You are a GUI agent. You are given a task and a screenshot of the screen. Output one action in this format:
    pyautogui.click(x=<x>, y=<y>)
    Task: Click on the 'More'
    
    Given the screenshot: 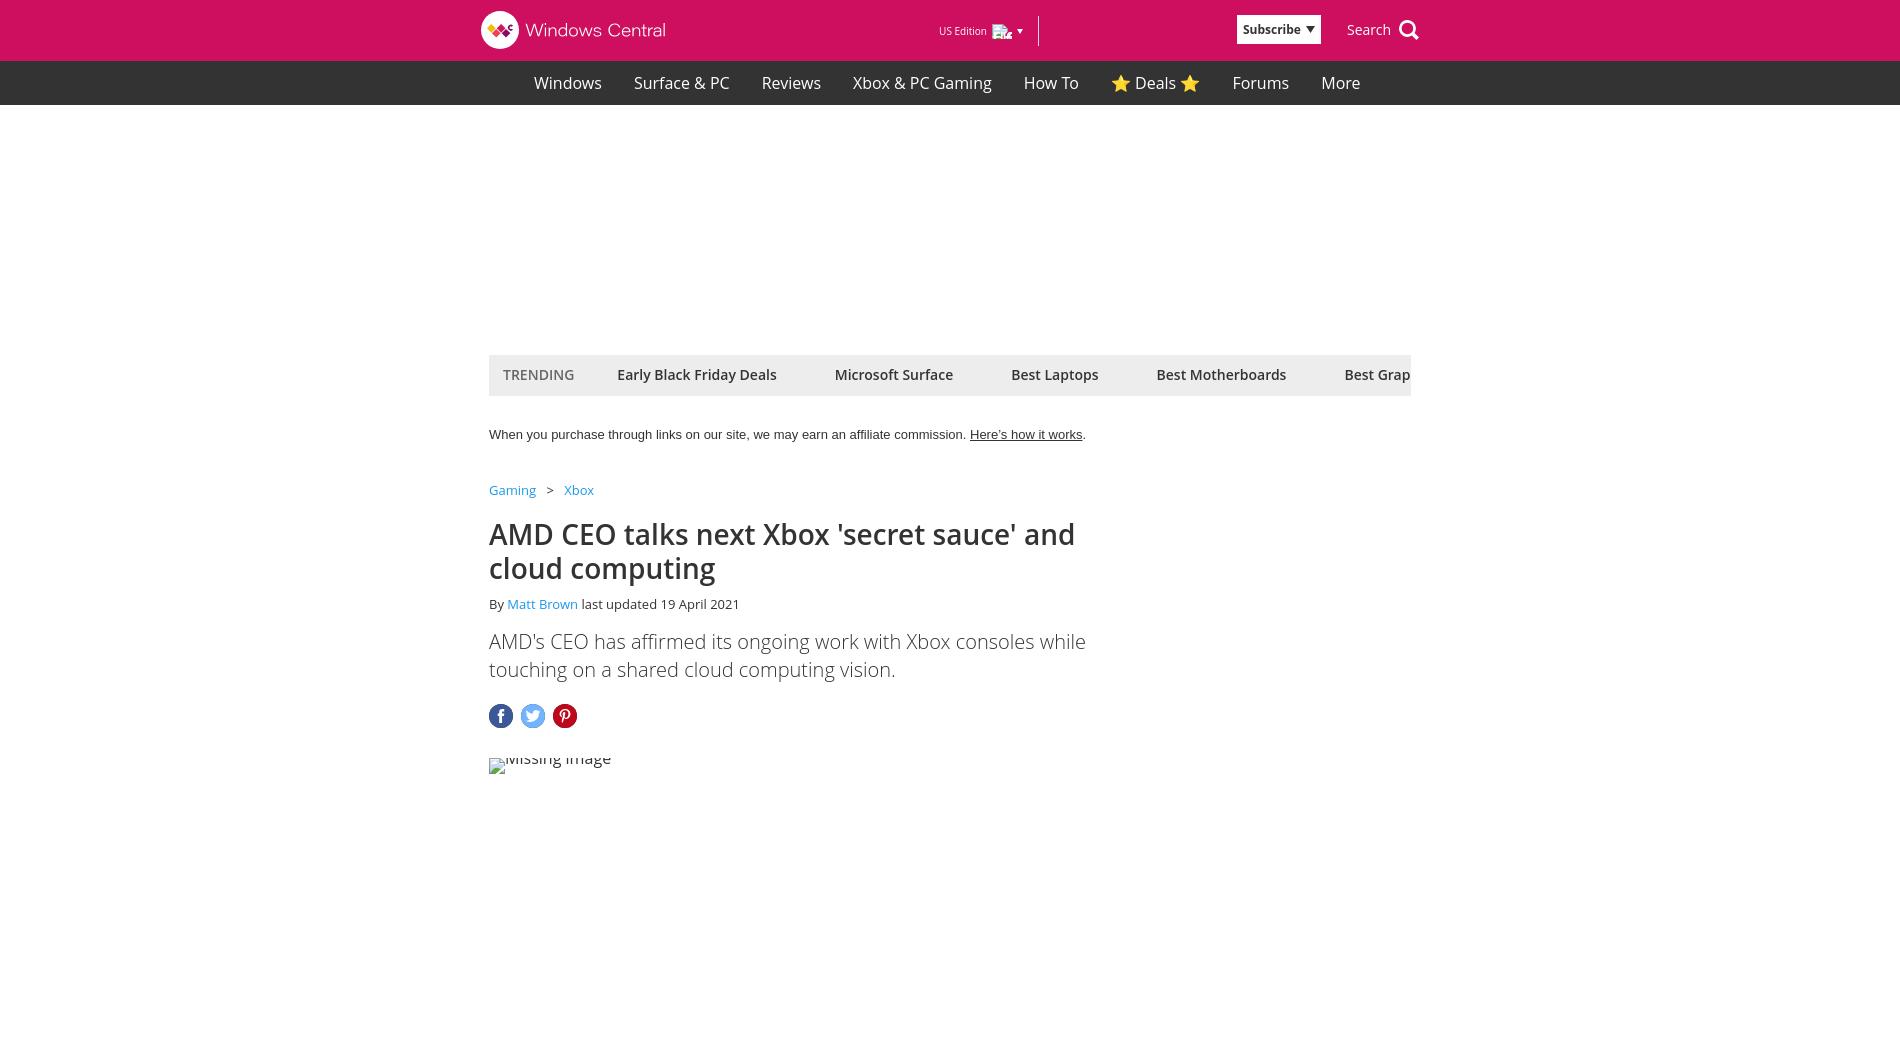 What is the action you would take?
    pyautogui.click(x=1341, y=81)
    